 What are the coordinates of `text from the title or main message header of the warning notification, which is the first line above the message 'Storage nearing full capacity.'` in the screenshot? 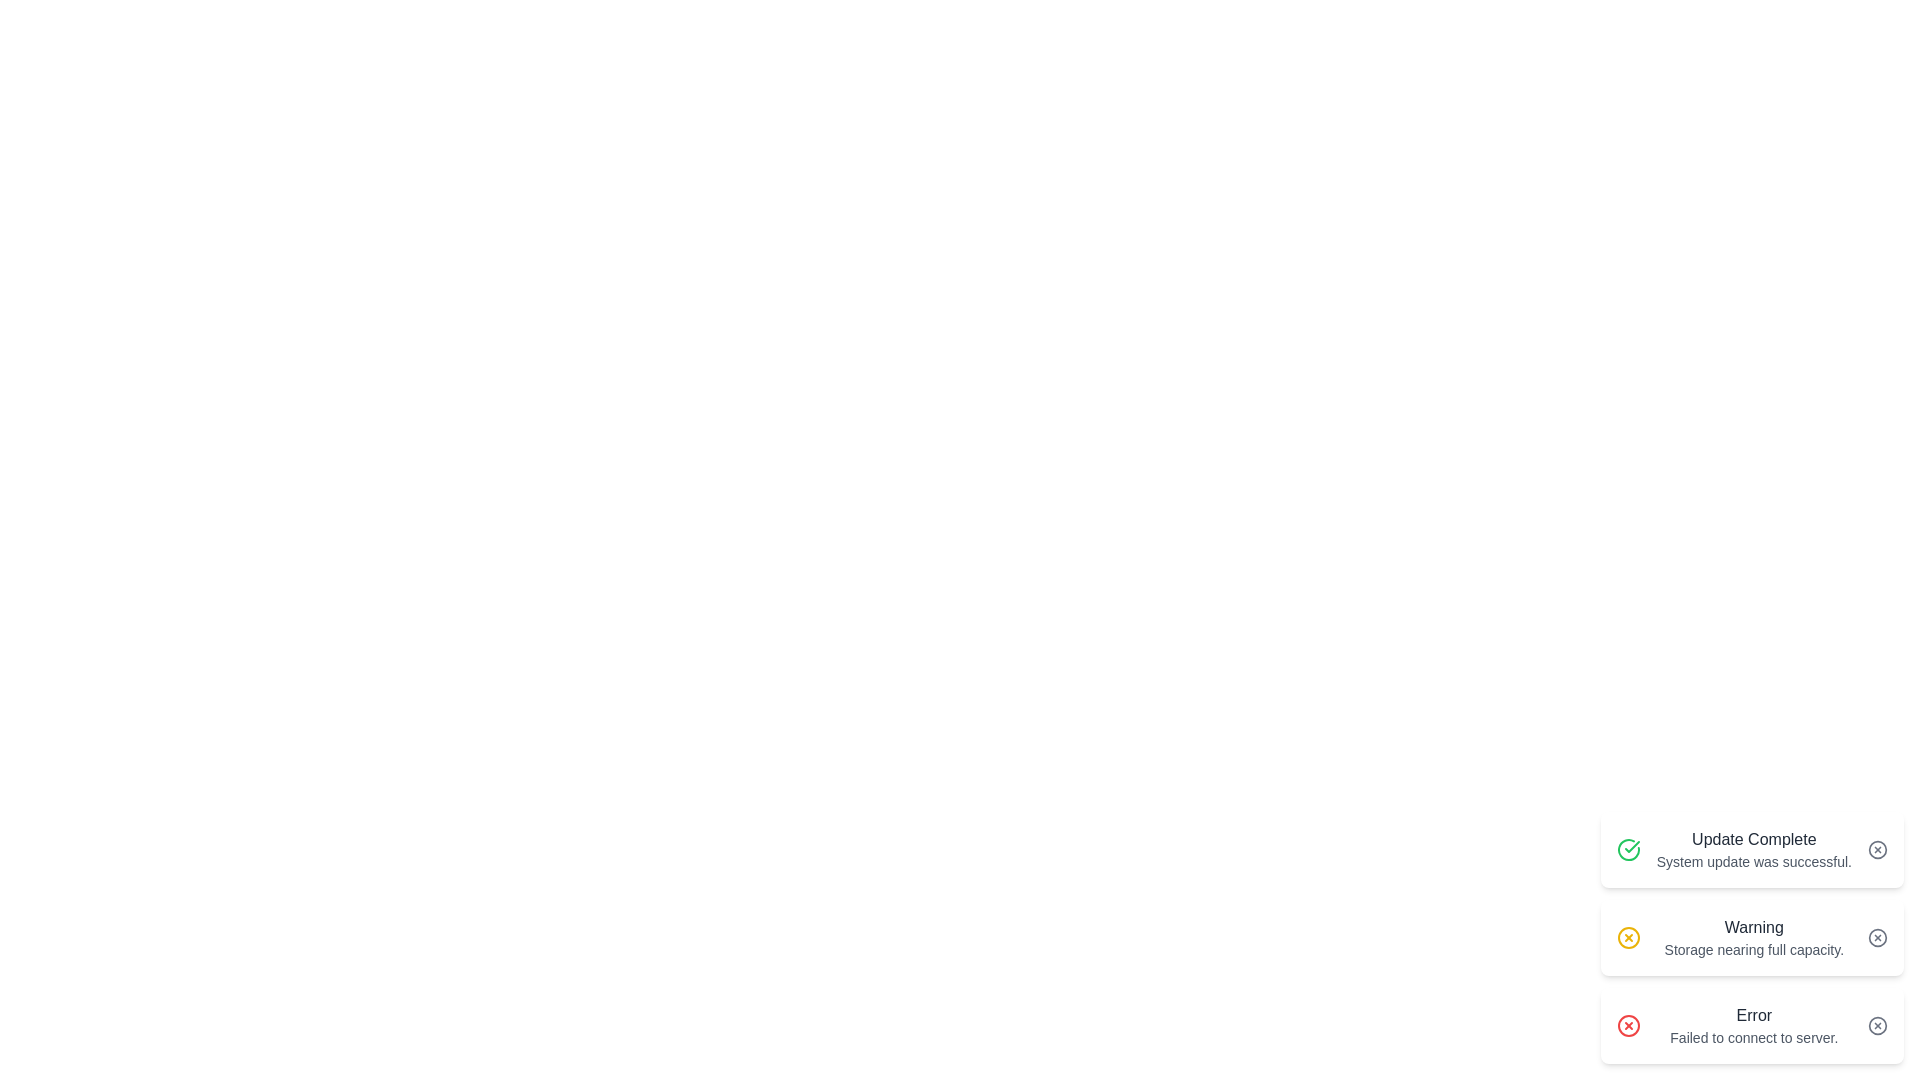 It's located at (1753, 928).